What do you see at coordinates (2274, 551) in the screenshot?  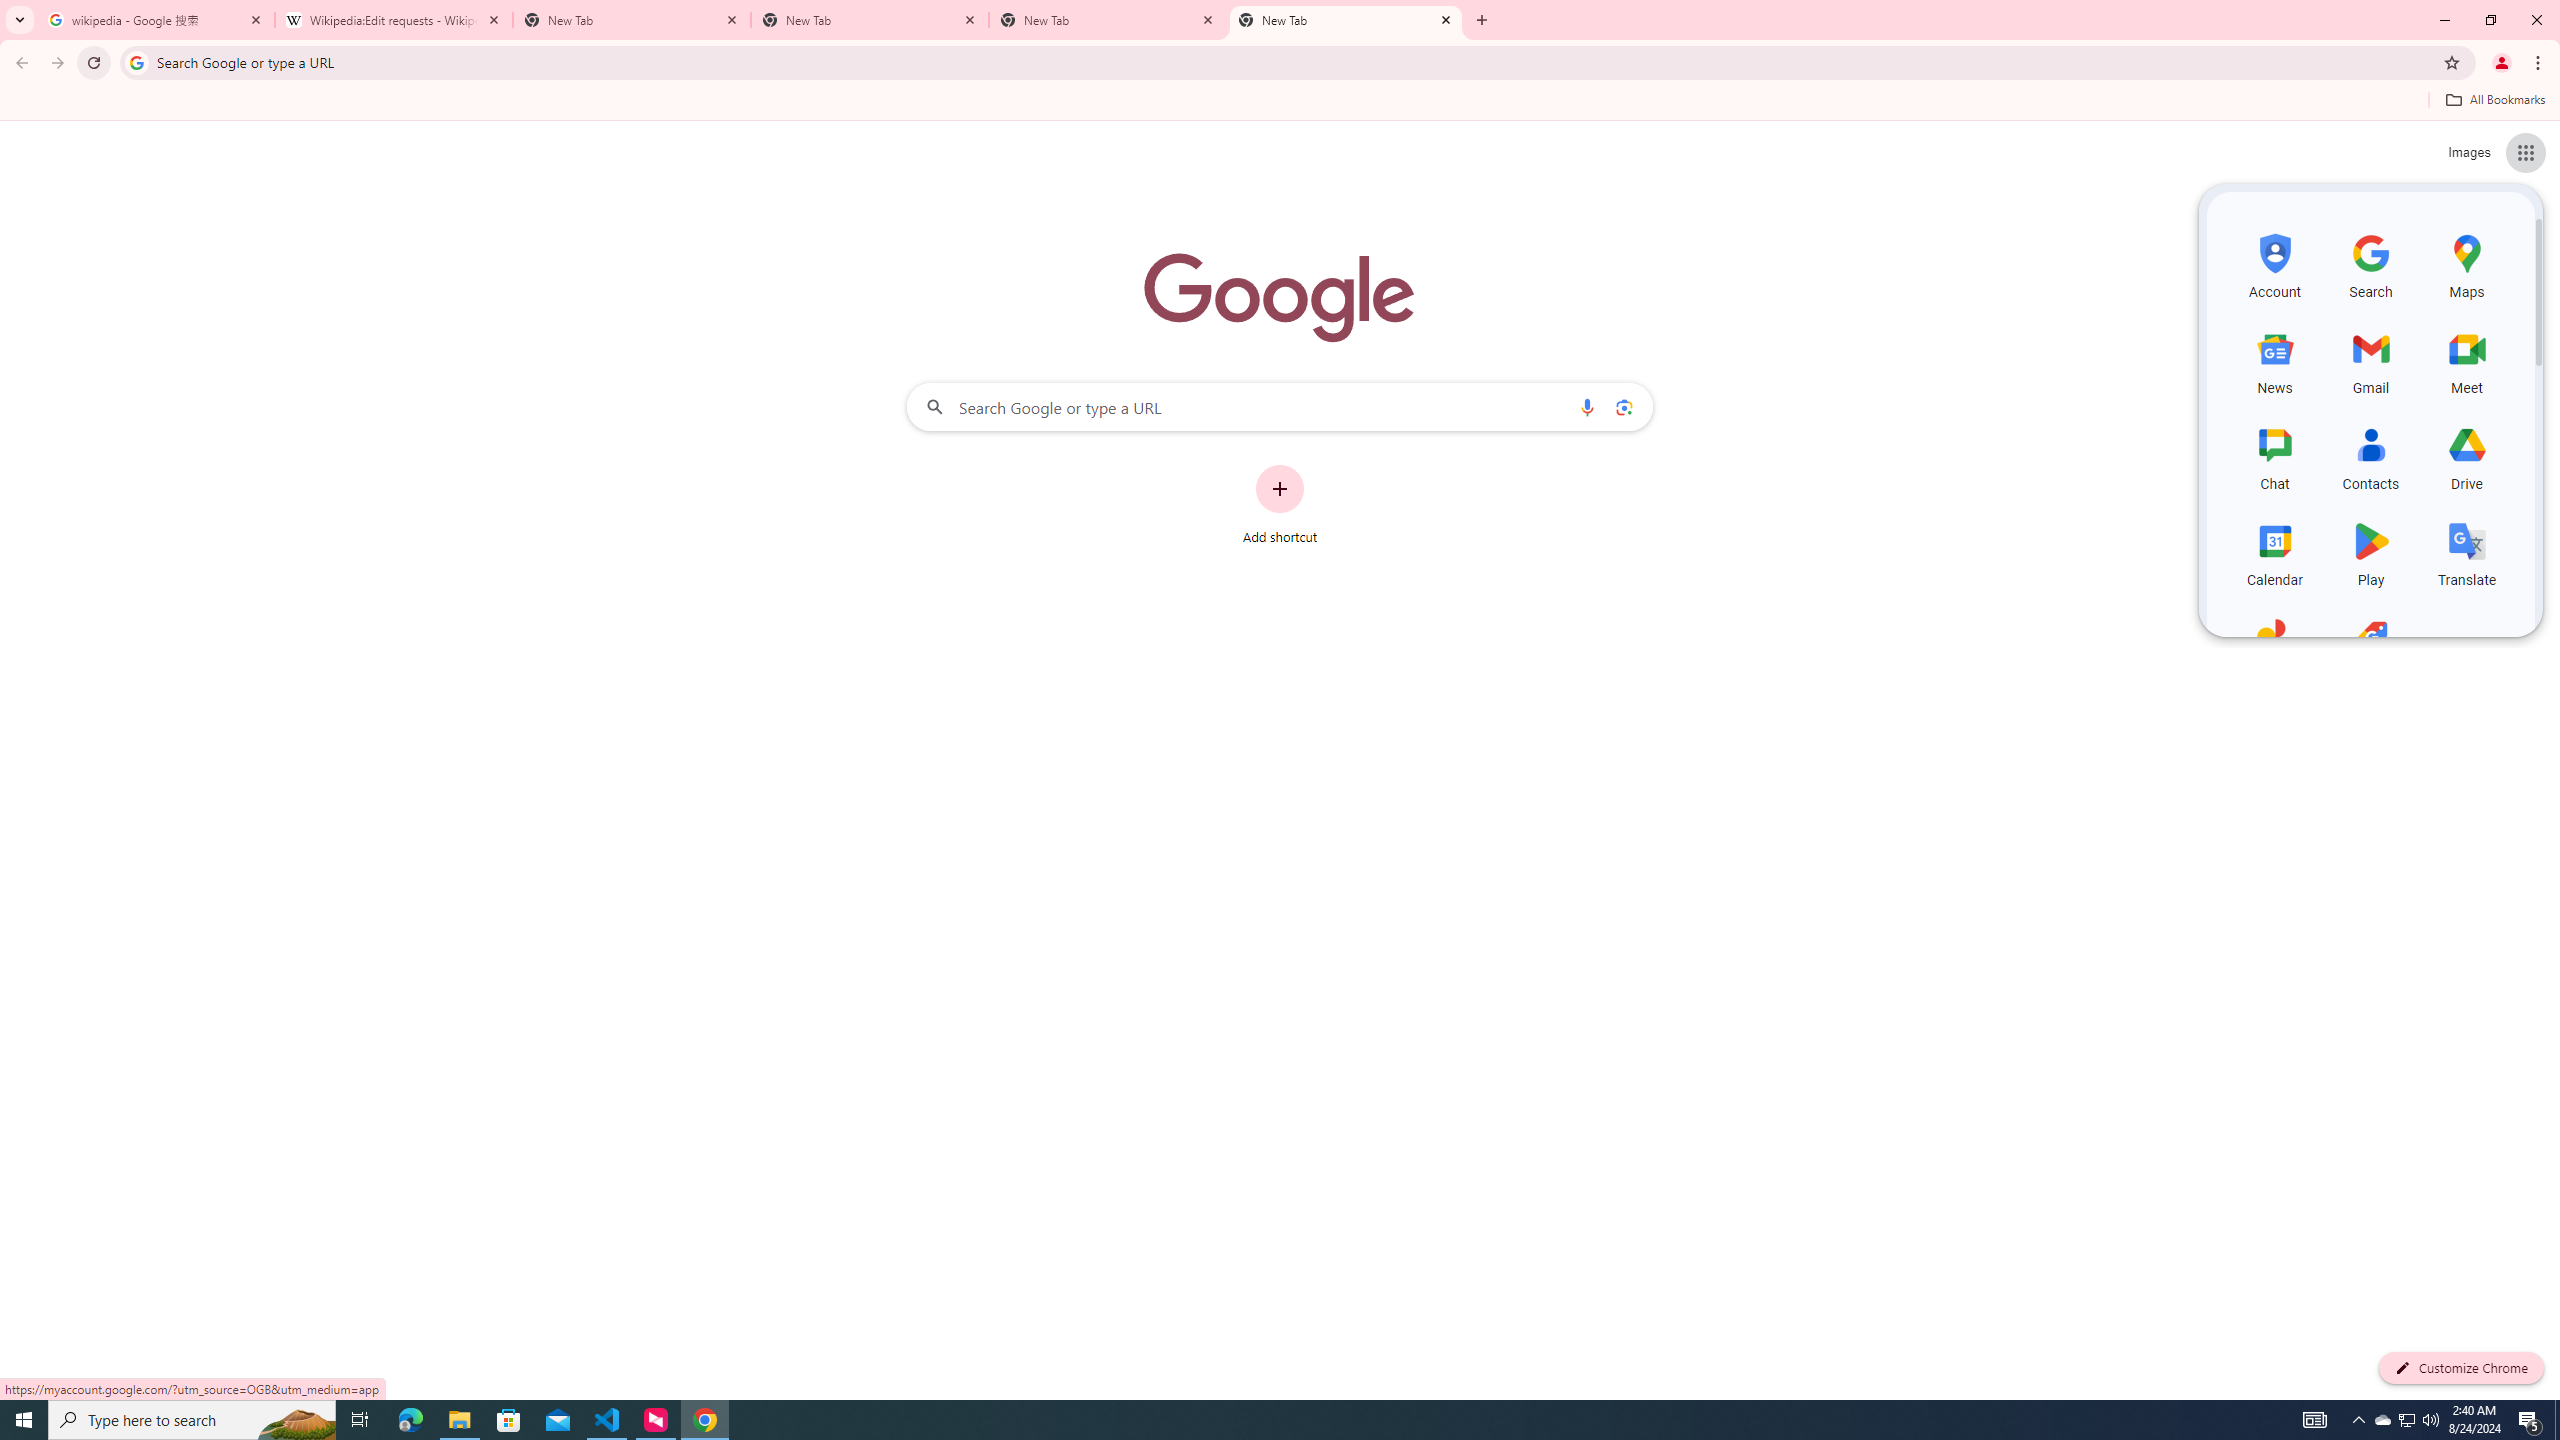 I see `'Calendar, row 4 of 5 and column 1 of 3 in the first section'` at bounding box center [2274, 551].